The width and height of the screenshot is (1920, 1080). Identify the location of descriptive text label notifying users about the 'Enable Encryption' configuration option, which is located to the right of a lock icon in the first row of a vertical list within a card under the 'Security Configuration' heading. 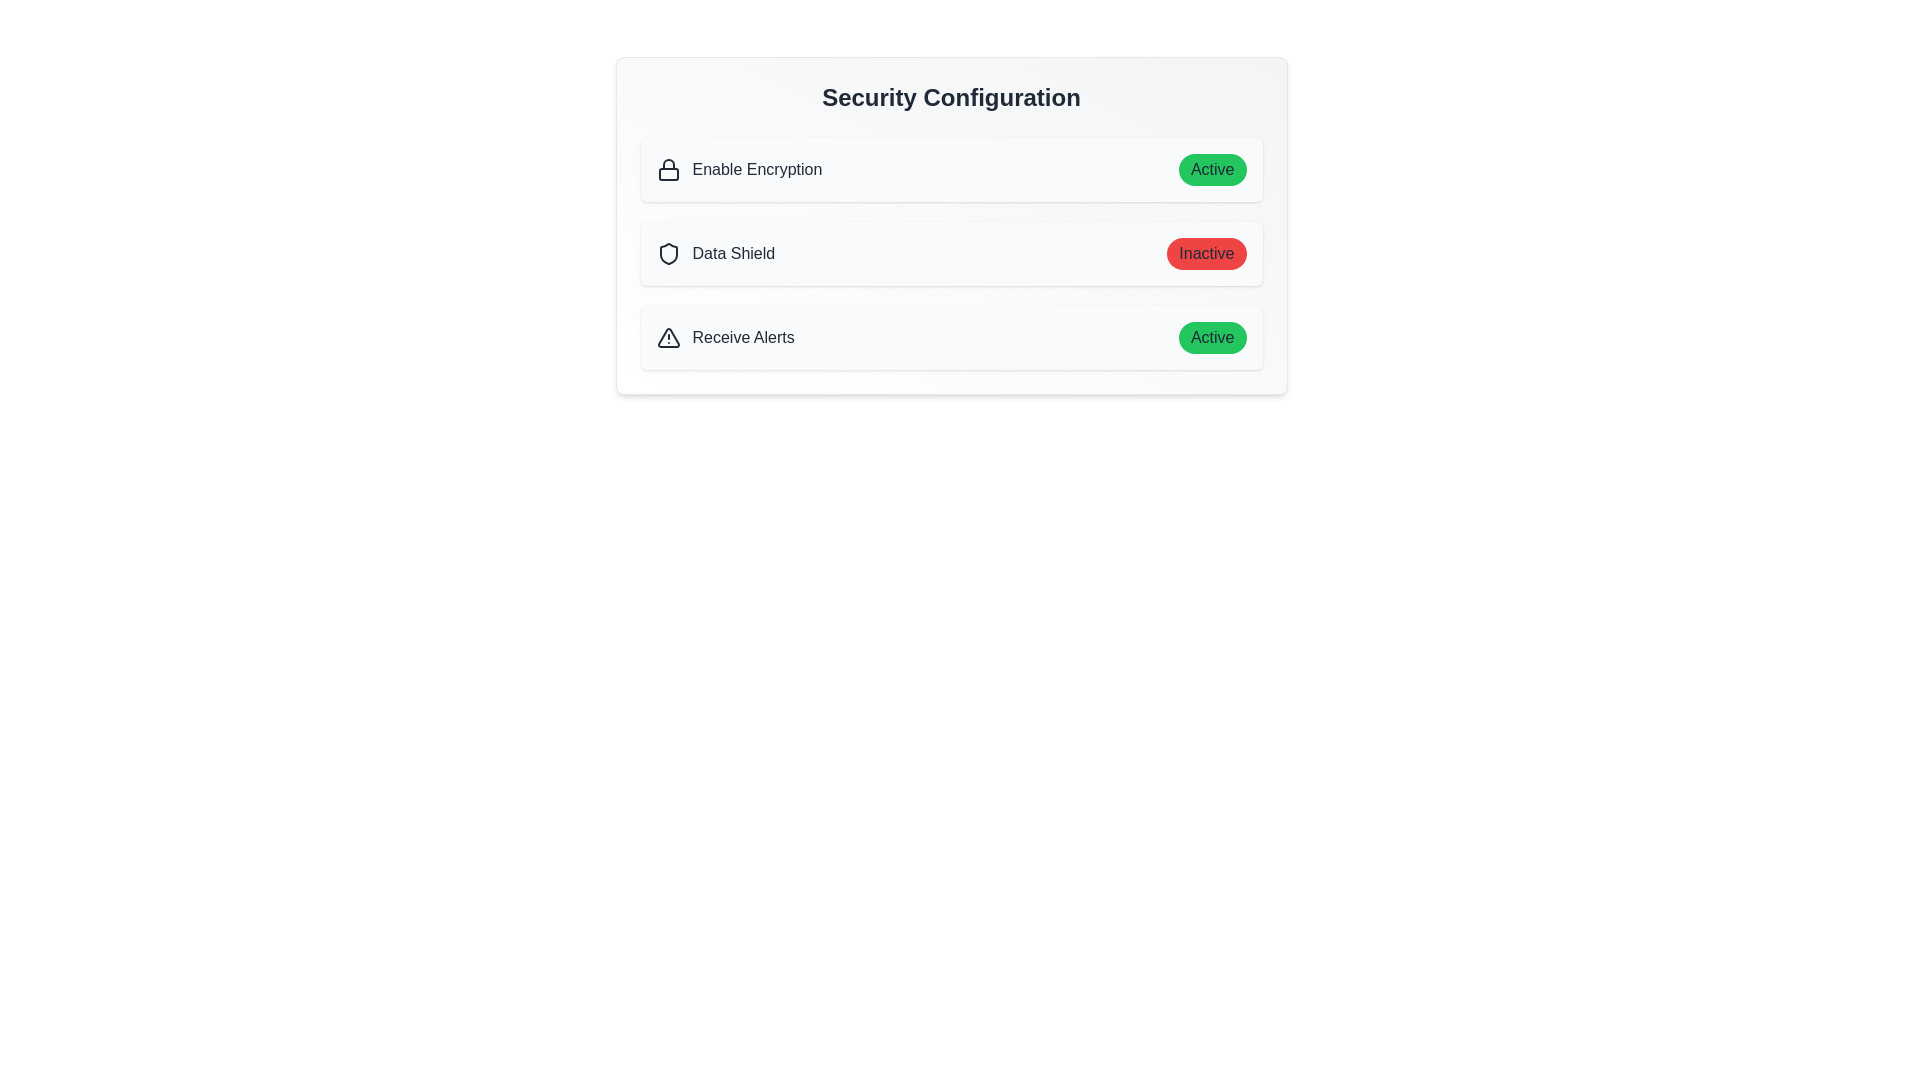
(756, 168).